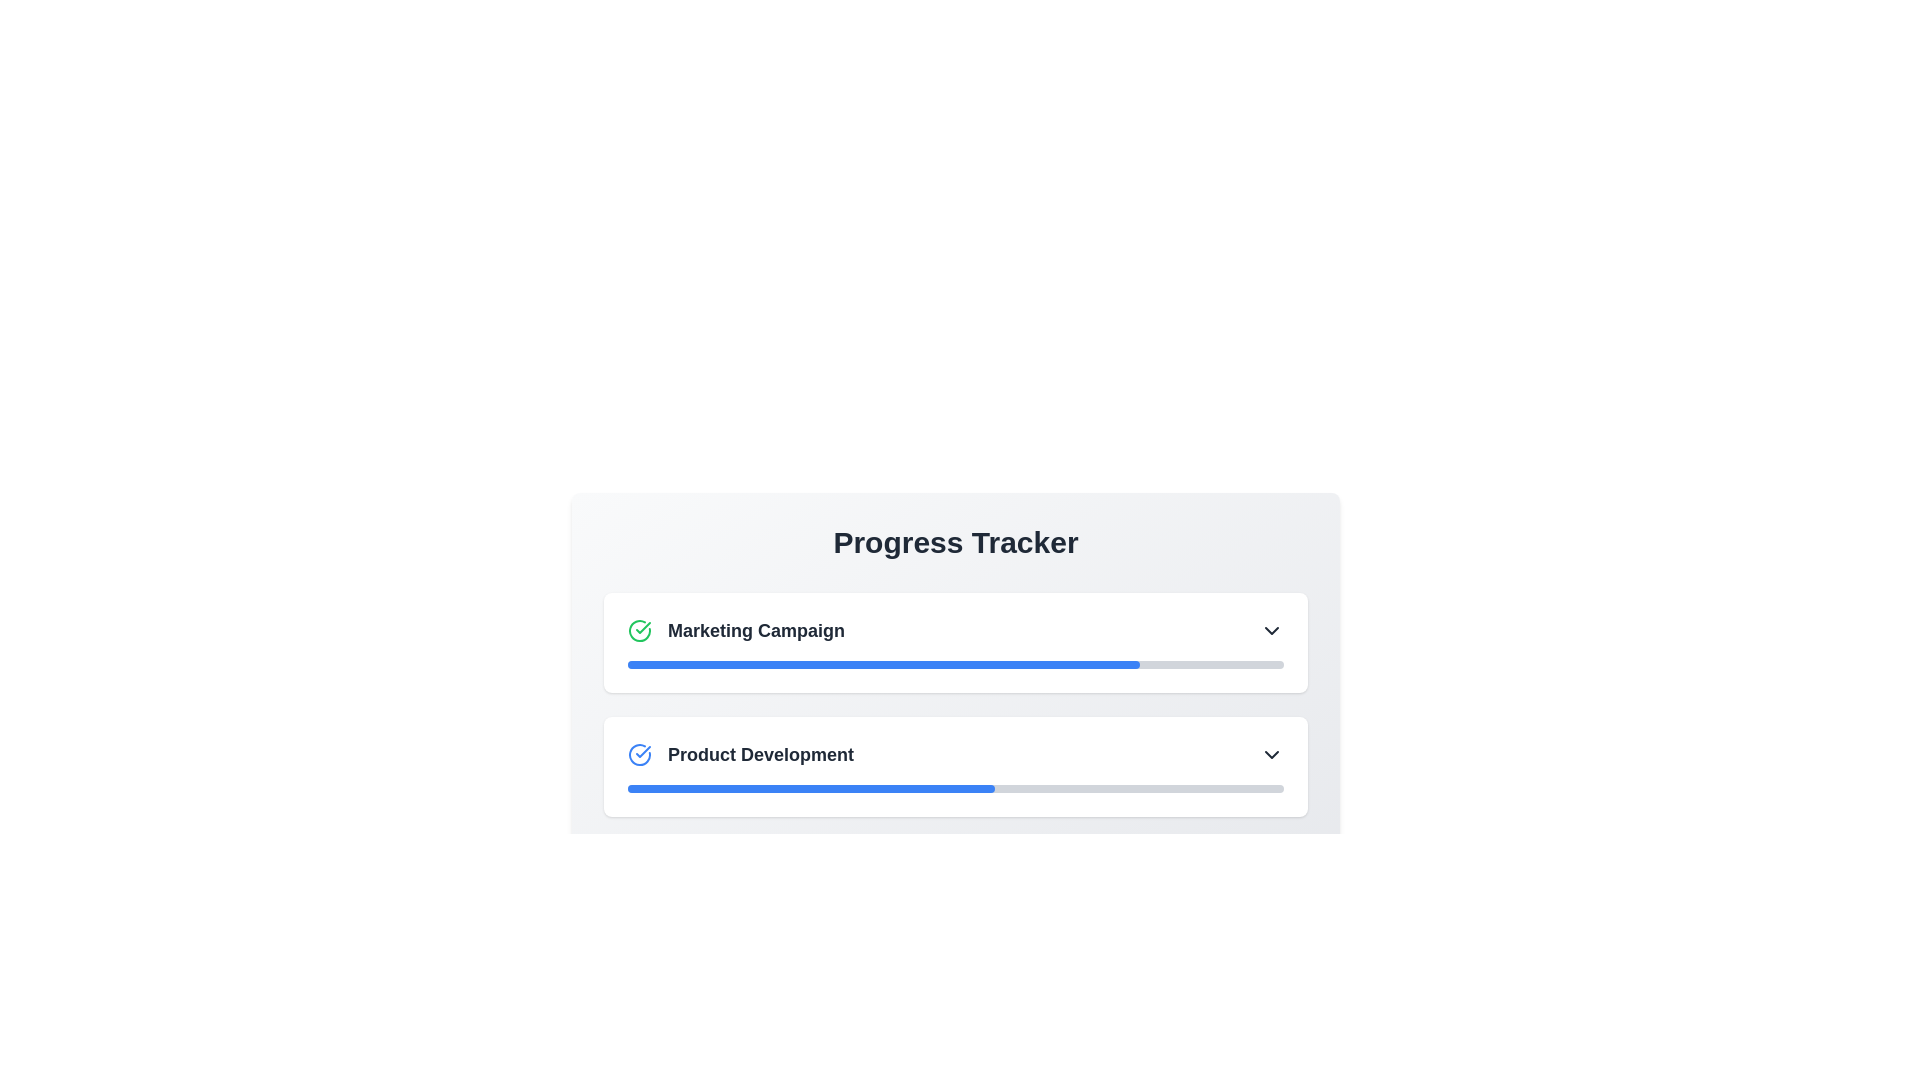 This screenshot has width=1920, height=1080. Describe the element at coordinates (954, 664) in the screenshot. I see `the horizontal progress bar with a blue filled section located within the 'Marketing Campaign' section, positioned directly below the title and icon` at that location.